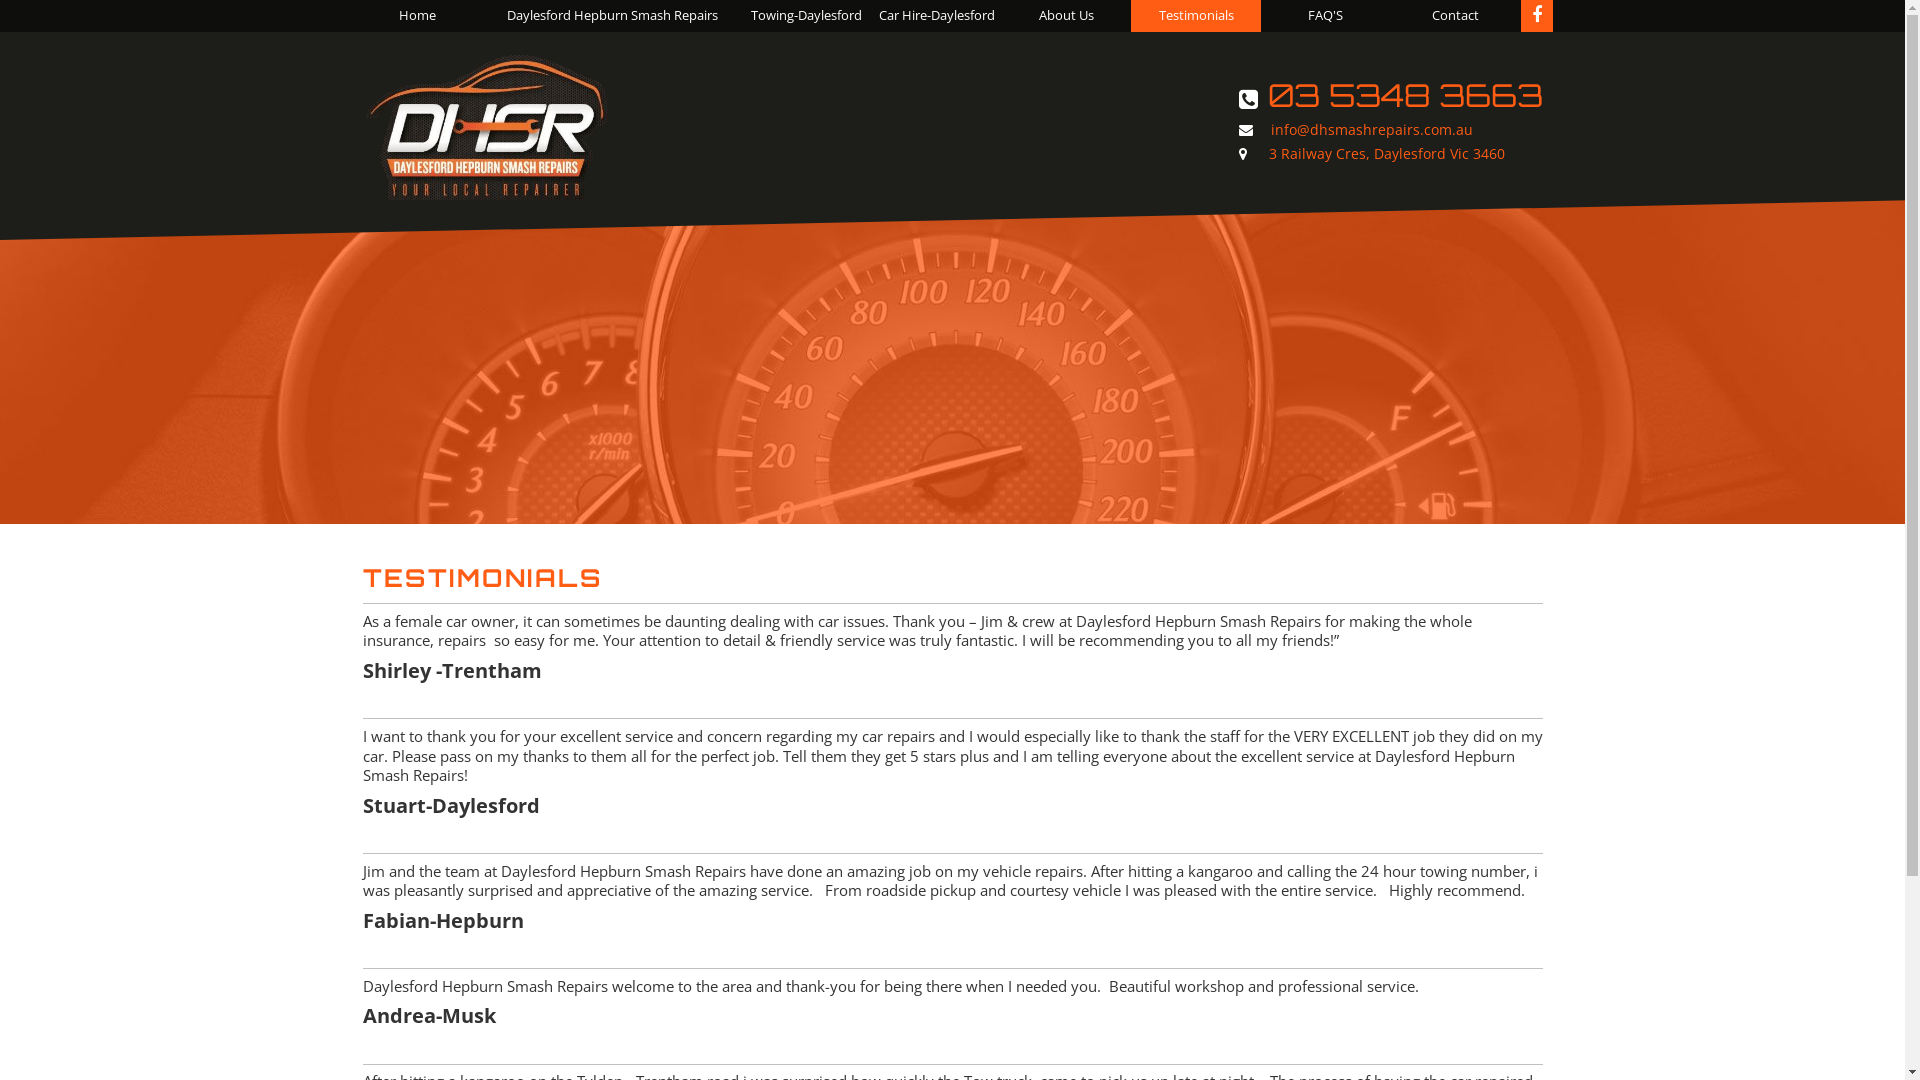  What do you see at coordinates (1001, 15) in the screenshot?
I see `'About Us'` at bounding box center [1001, 15].